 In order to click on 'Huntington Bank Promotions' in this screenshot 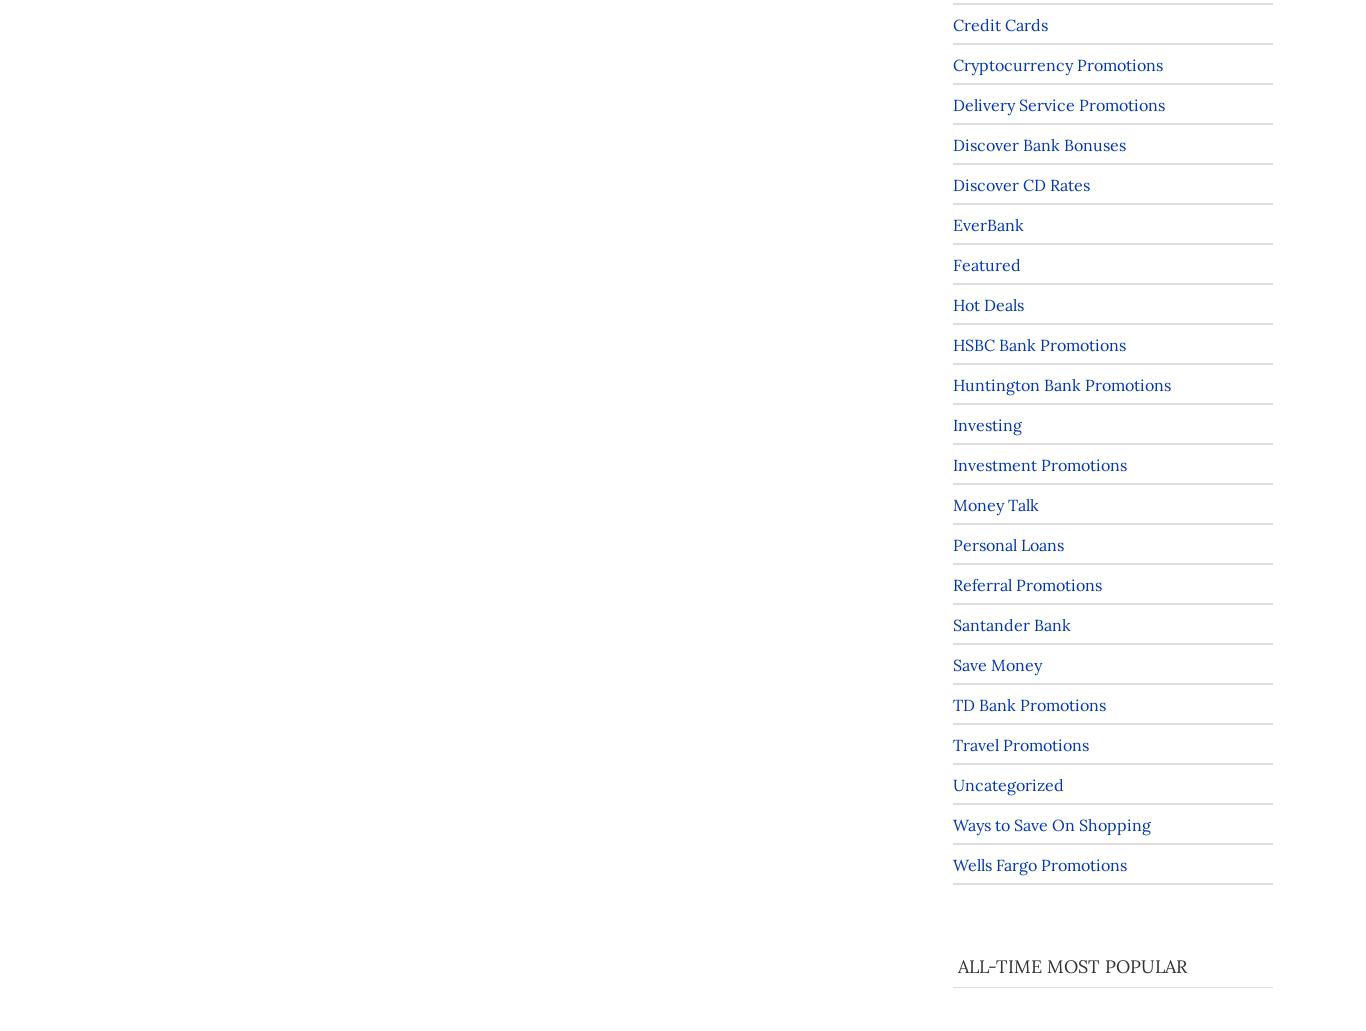, I will do `click(953, 383)`.